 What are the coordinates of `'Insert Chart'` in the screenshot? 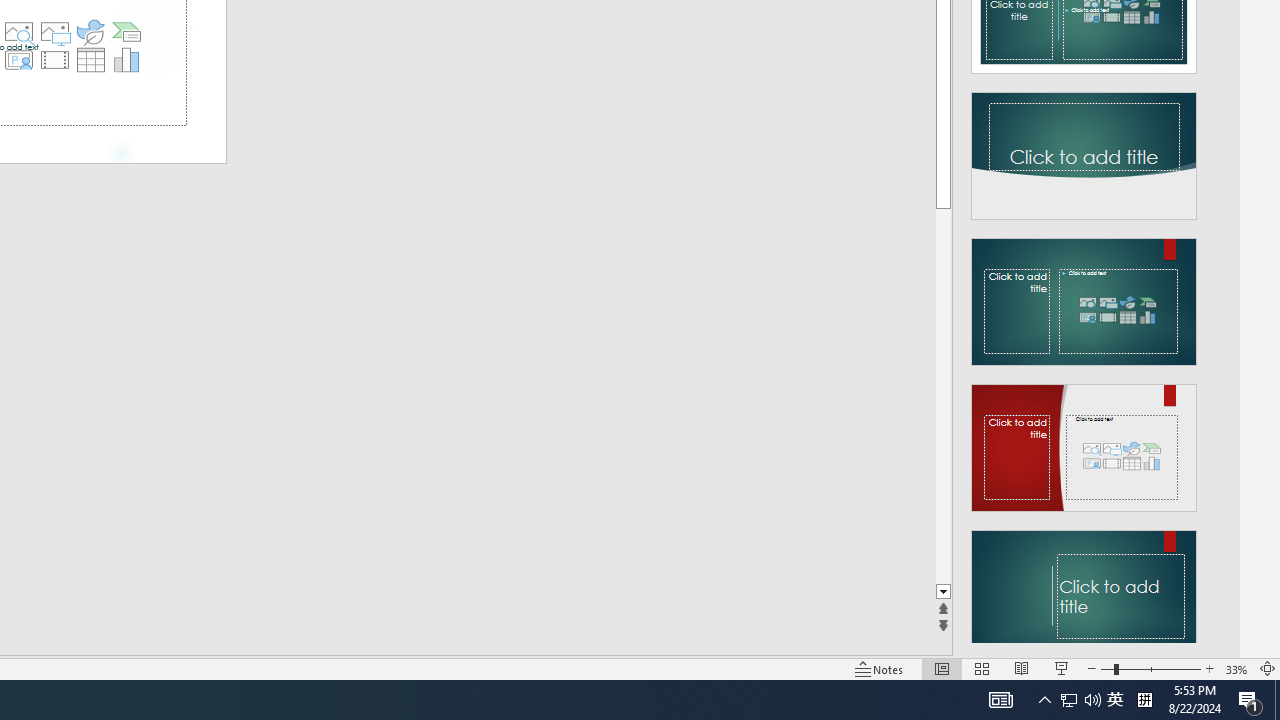 It's located at (126, 59).